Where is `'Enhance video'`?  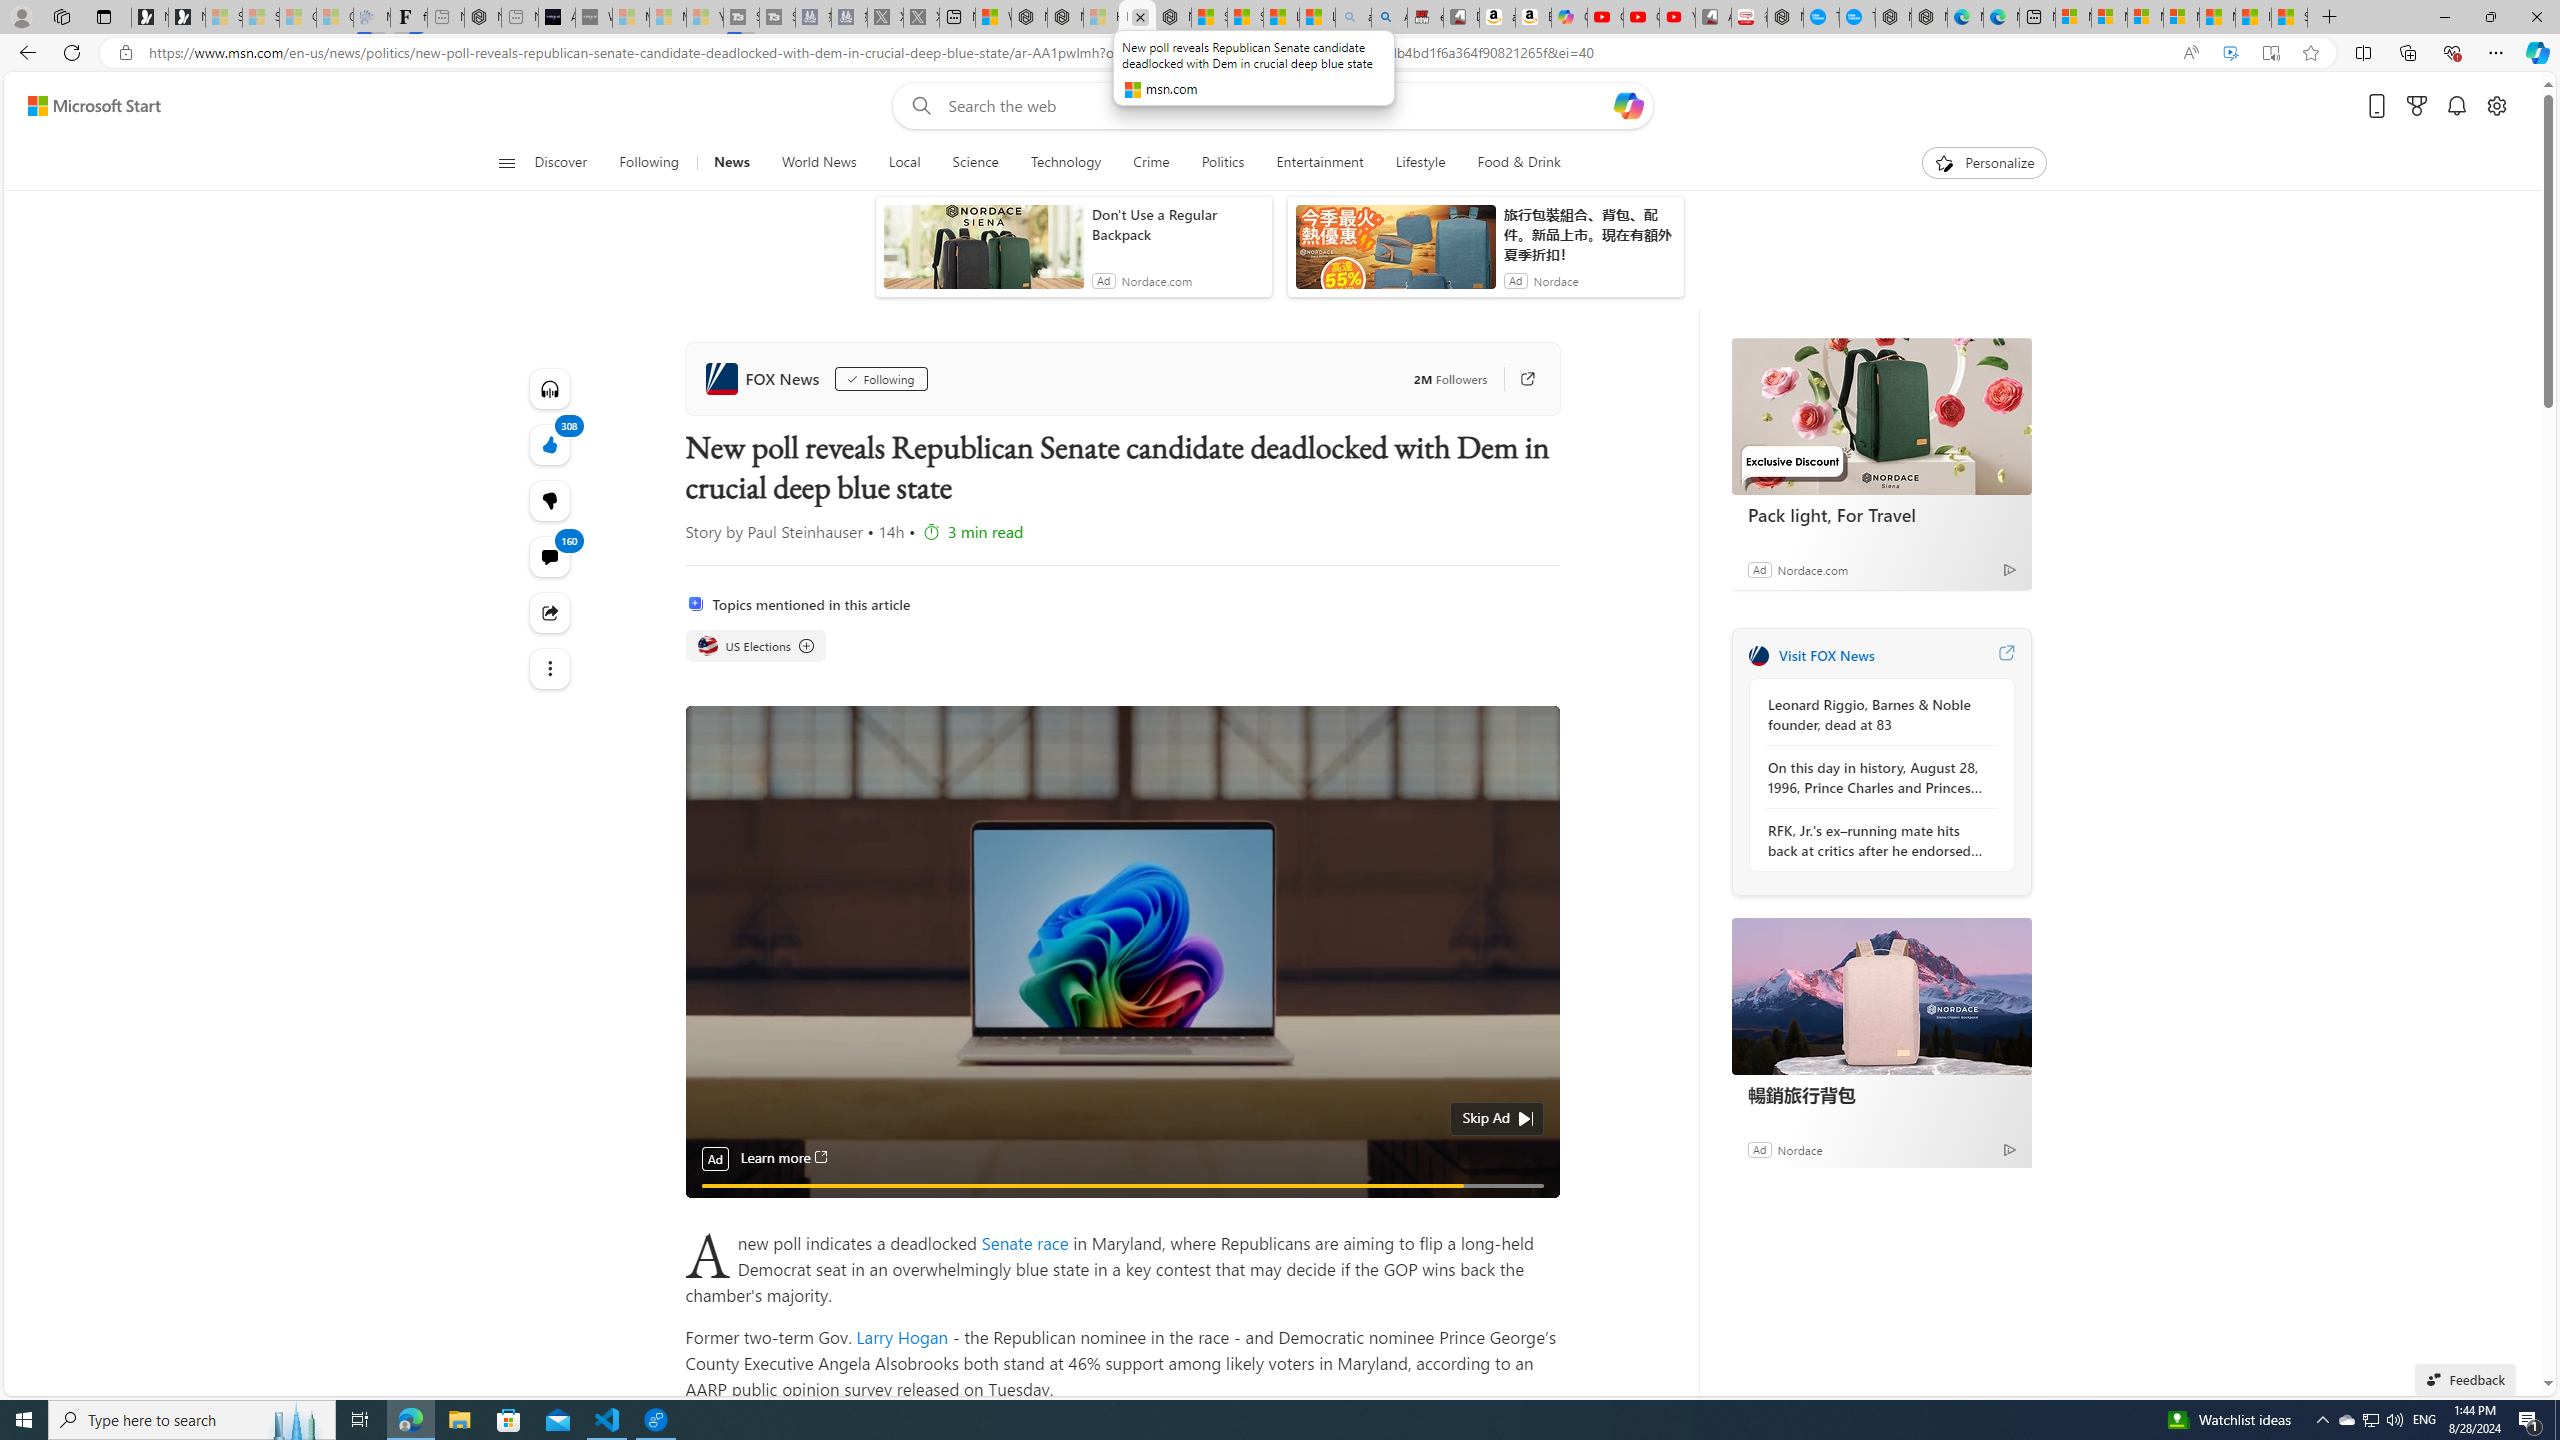
'Enhance video' is located at coordinates (2230, 53).